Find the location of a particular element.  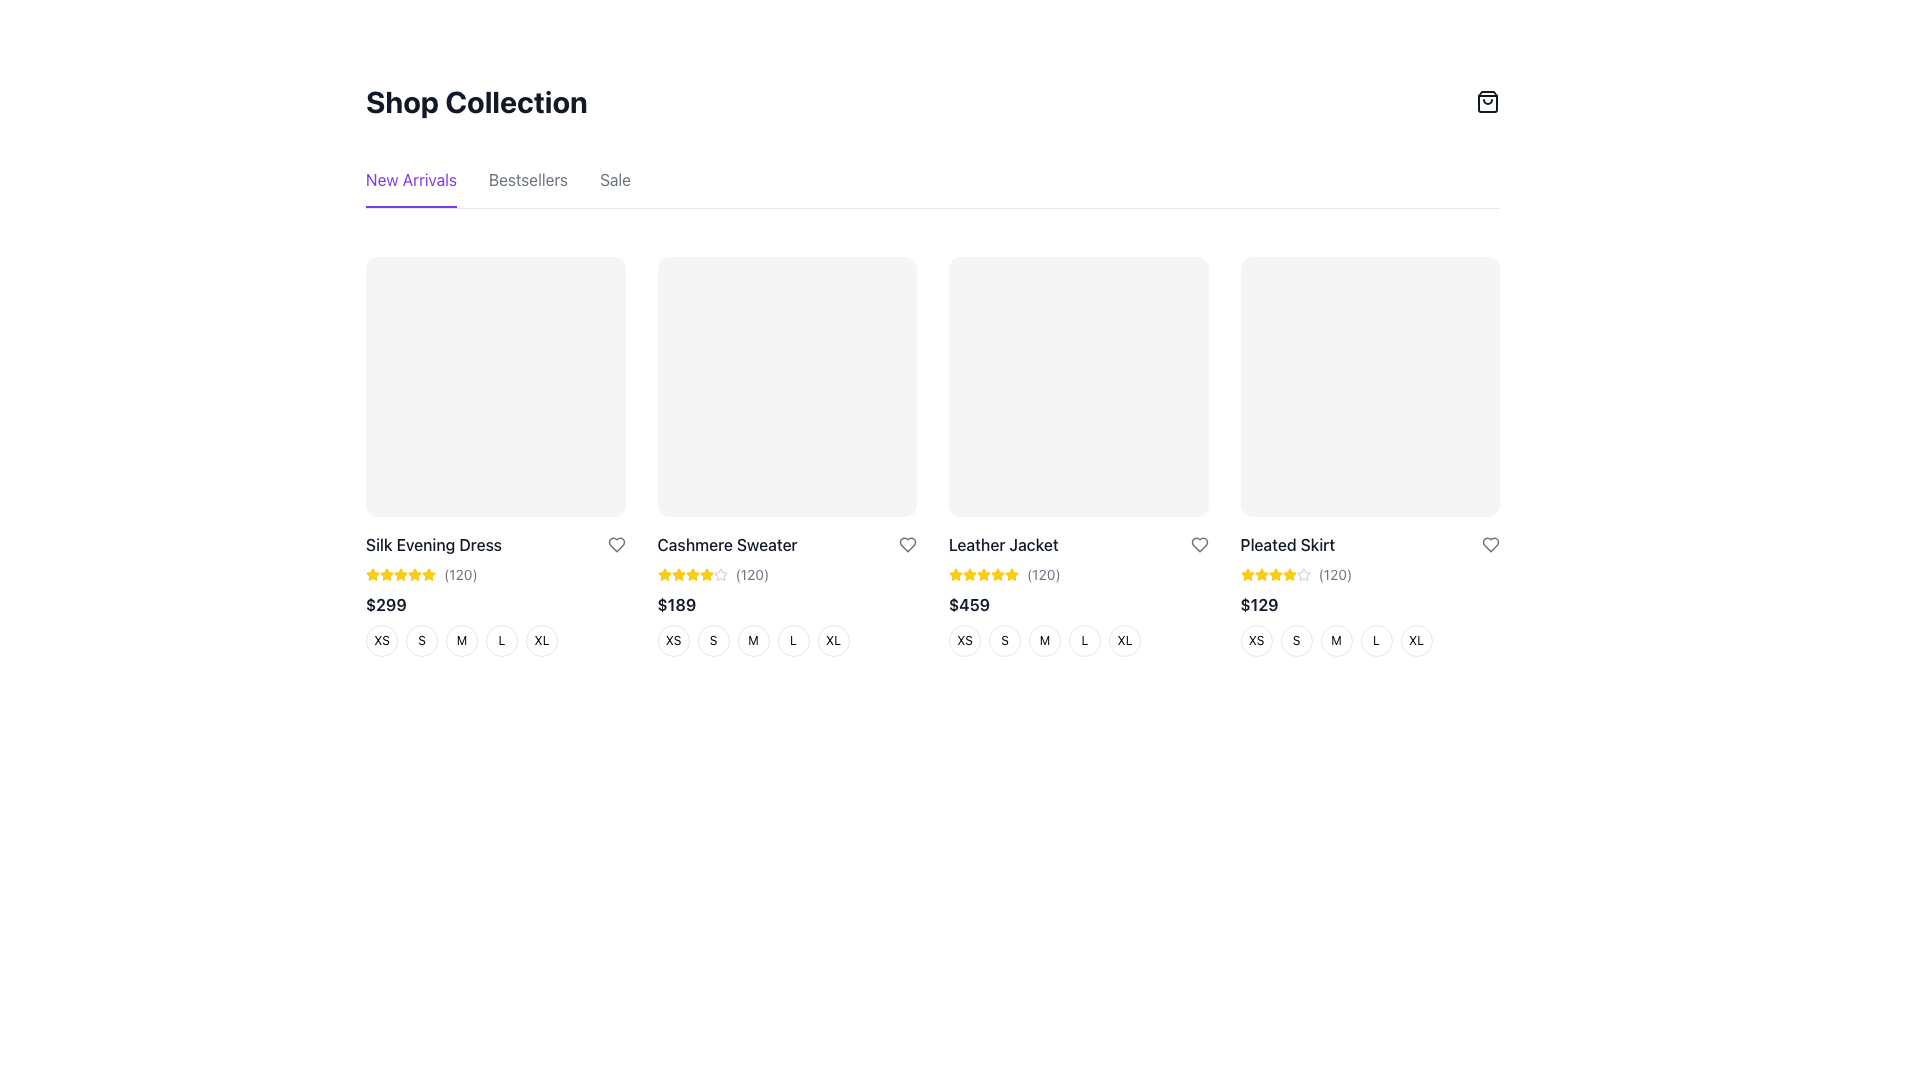

the fourth yellow star icon in the 5-star rating scale for the 'Pleated Skirt' product is located at coordinates (1274, 574).